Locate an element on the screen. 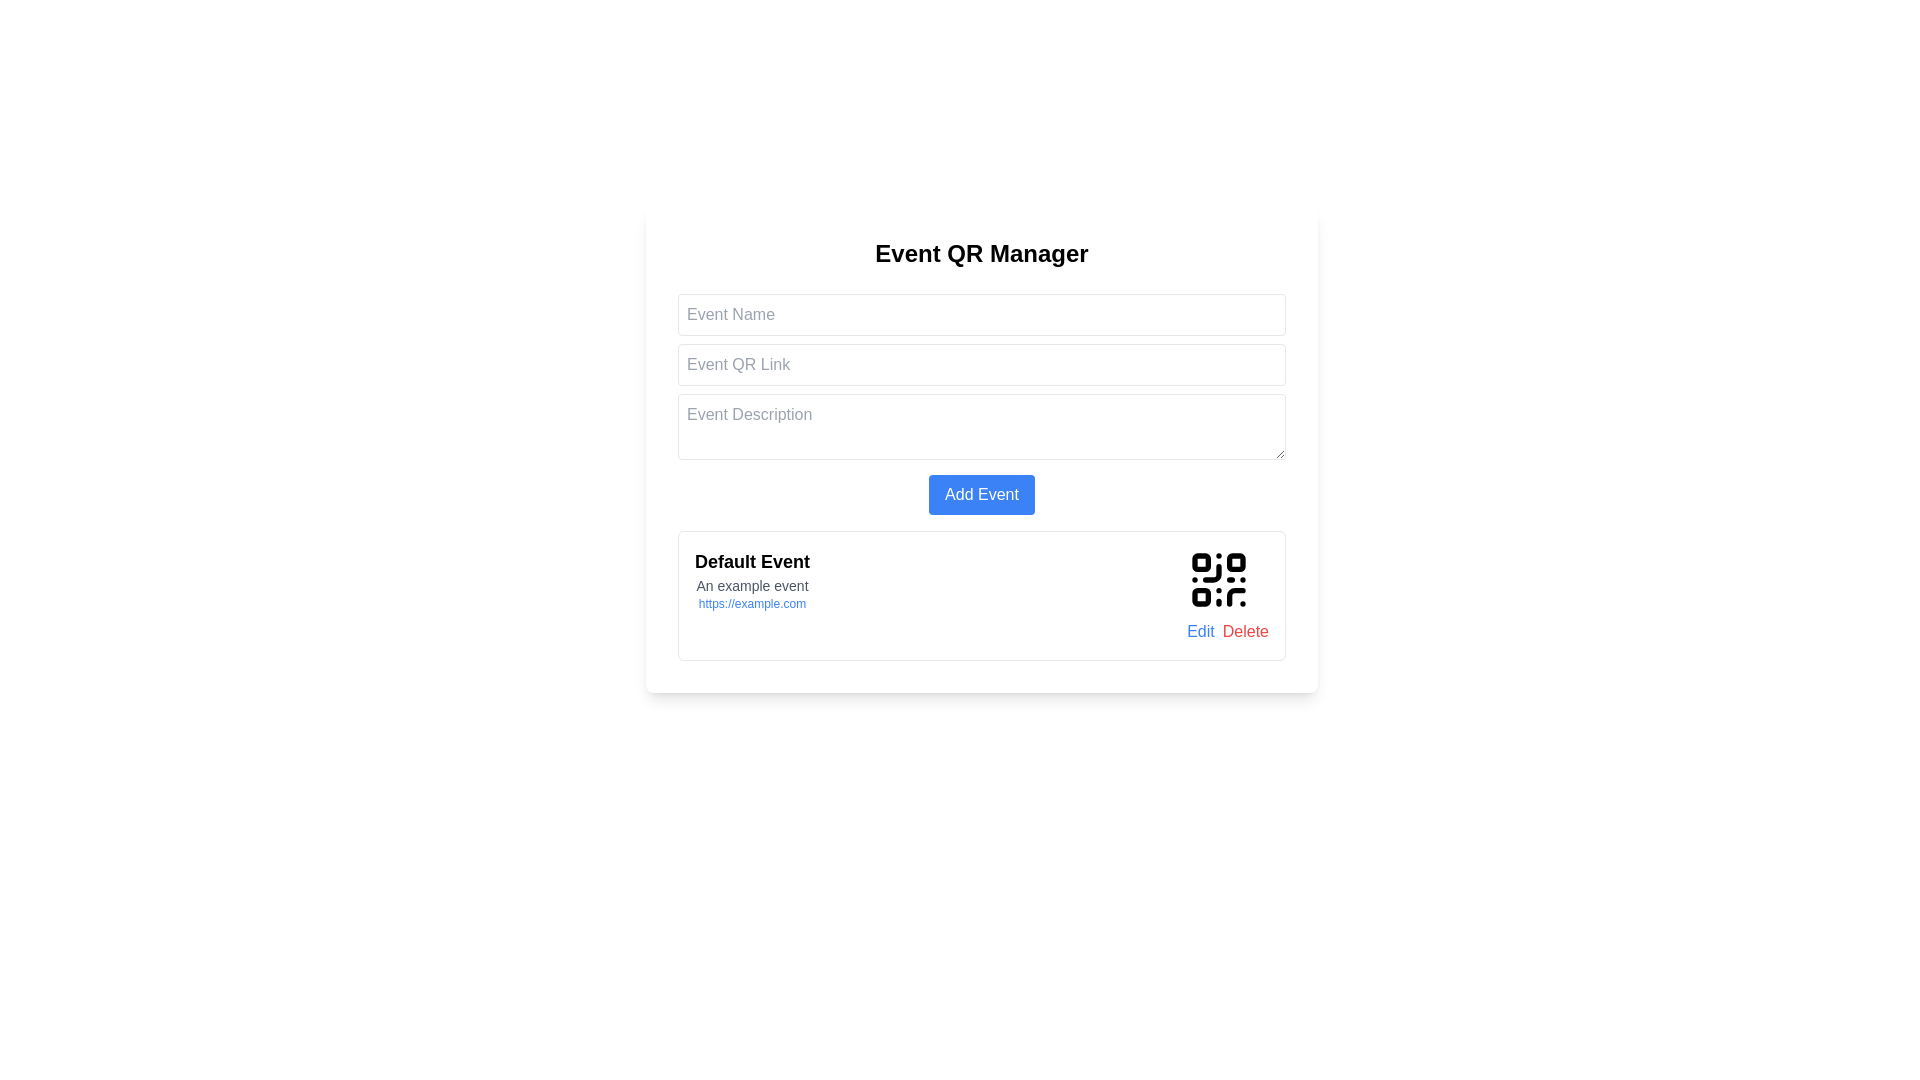  the top-left square of the QR code, which is a graphical subcomponent necessary for machine reading QR data, located within a 3x3 grid arrangement is located at coordinates (1200, 562).